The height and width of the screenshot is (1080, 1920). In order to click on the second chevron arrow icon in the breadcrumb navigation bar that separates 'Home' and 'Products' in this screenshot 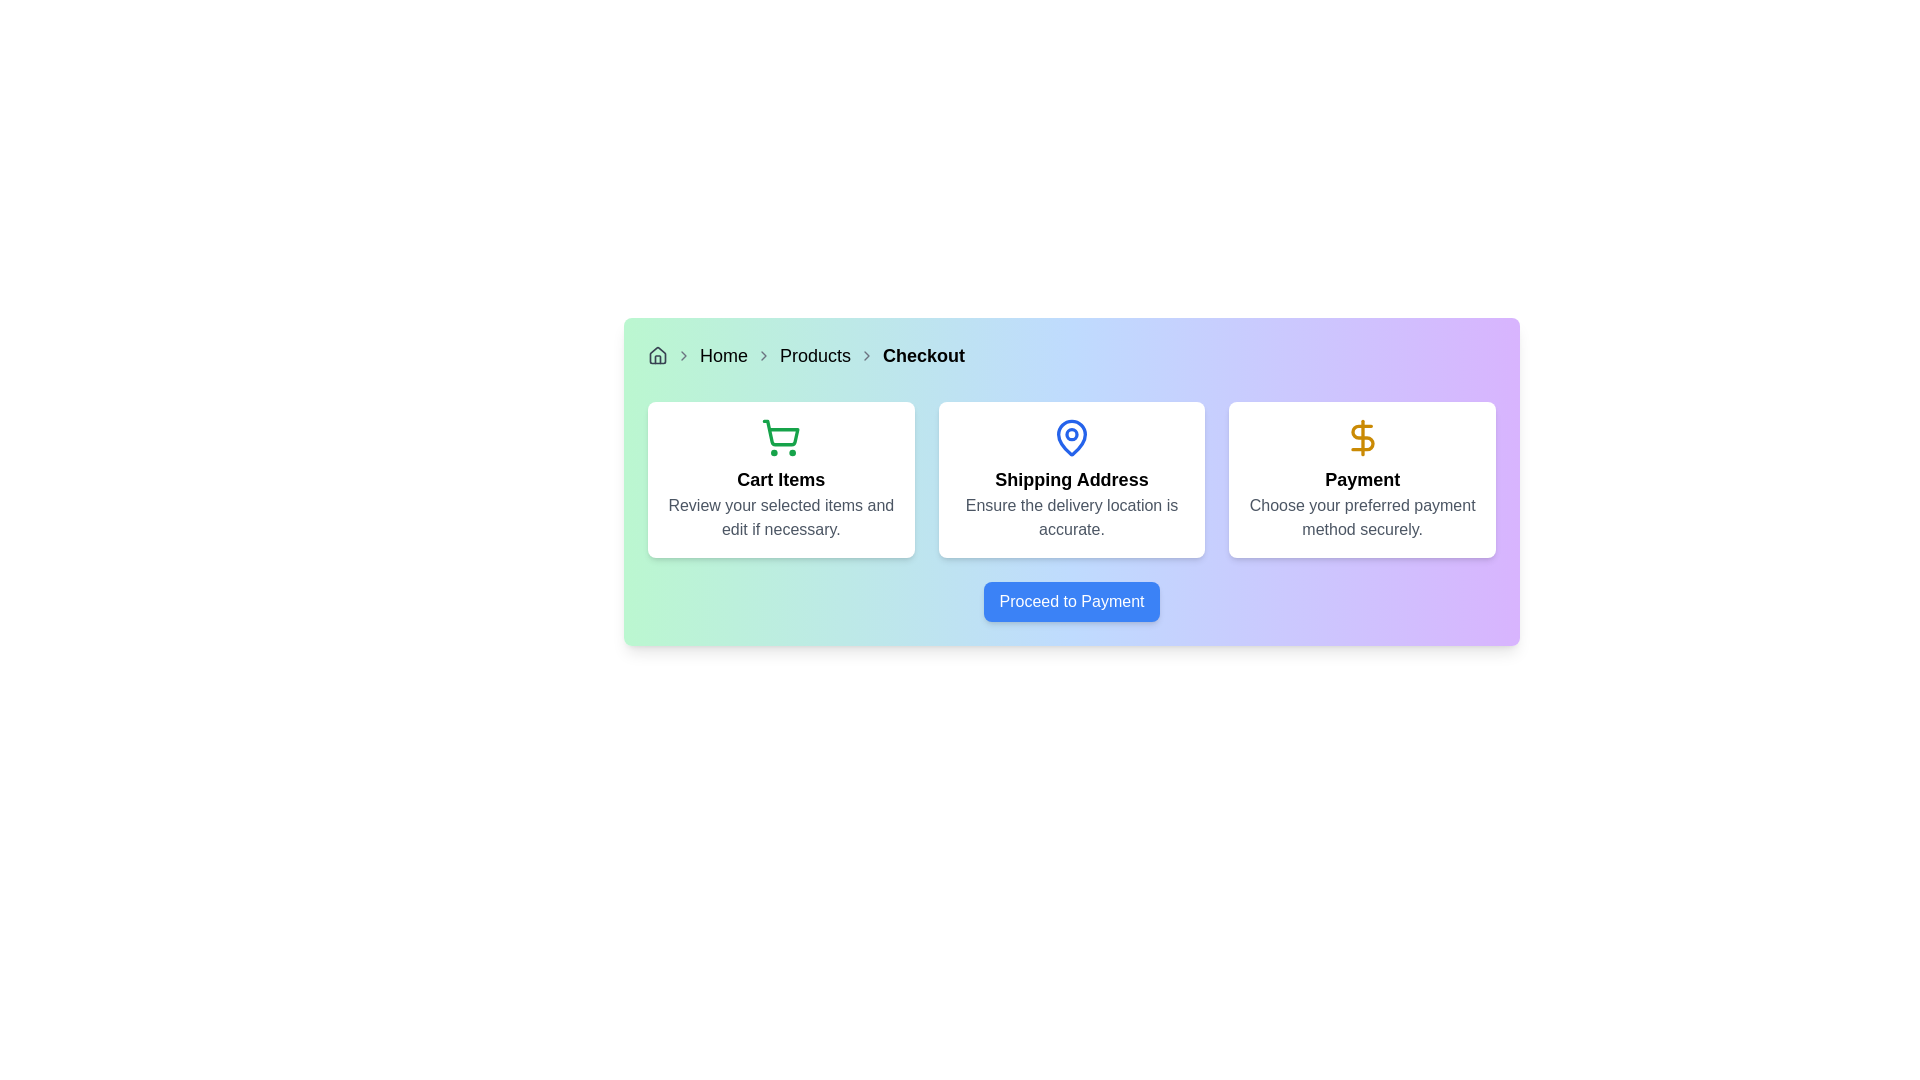, I will do `click(762, 354)`.